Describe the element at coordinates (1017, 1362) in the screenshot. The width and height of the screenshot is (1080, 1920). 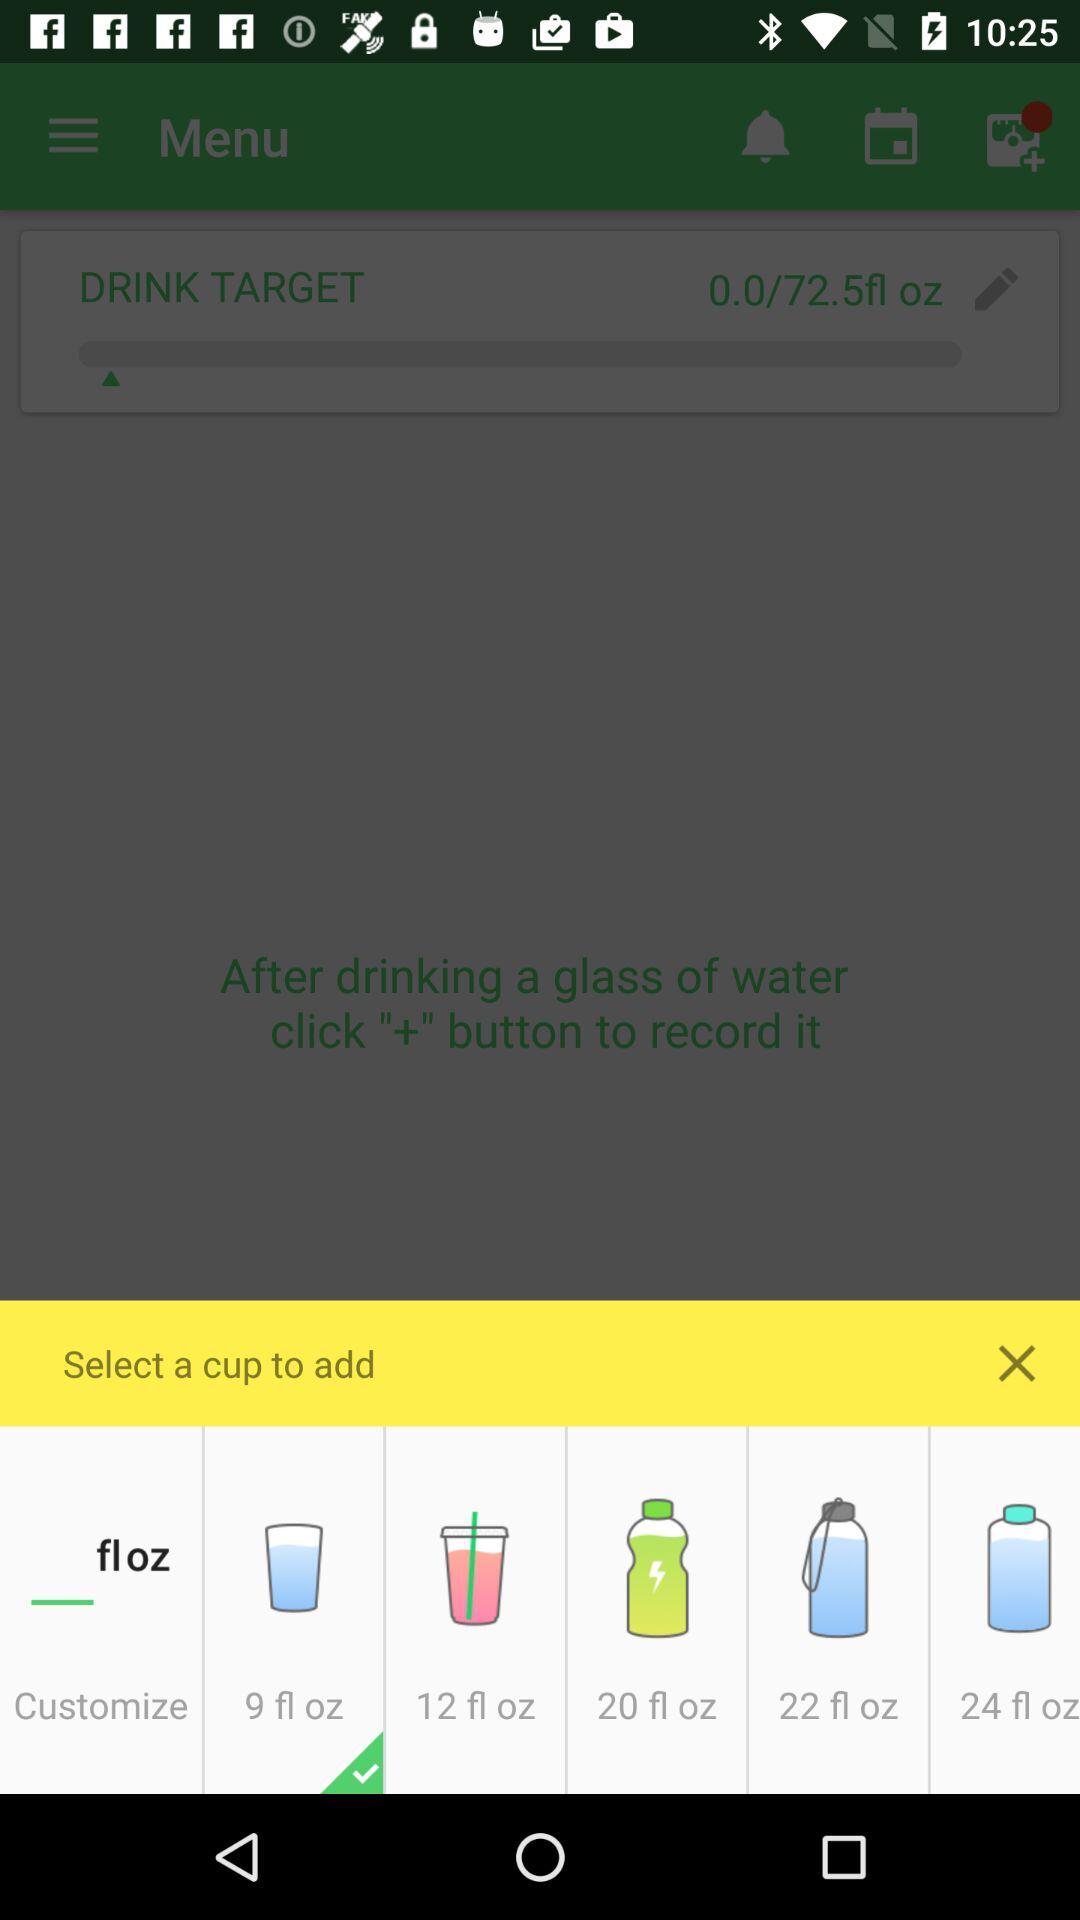
I see `the tab` at that location.